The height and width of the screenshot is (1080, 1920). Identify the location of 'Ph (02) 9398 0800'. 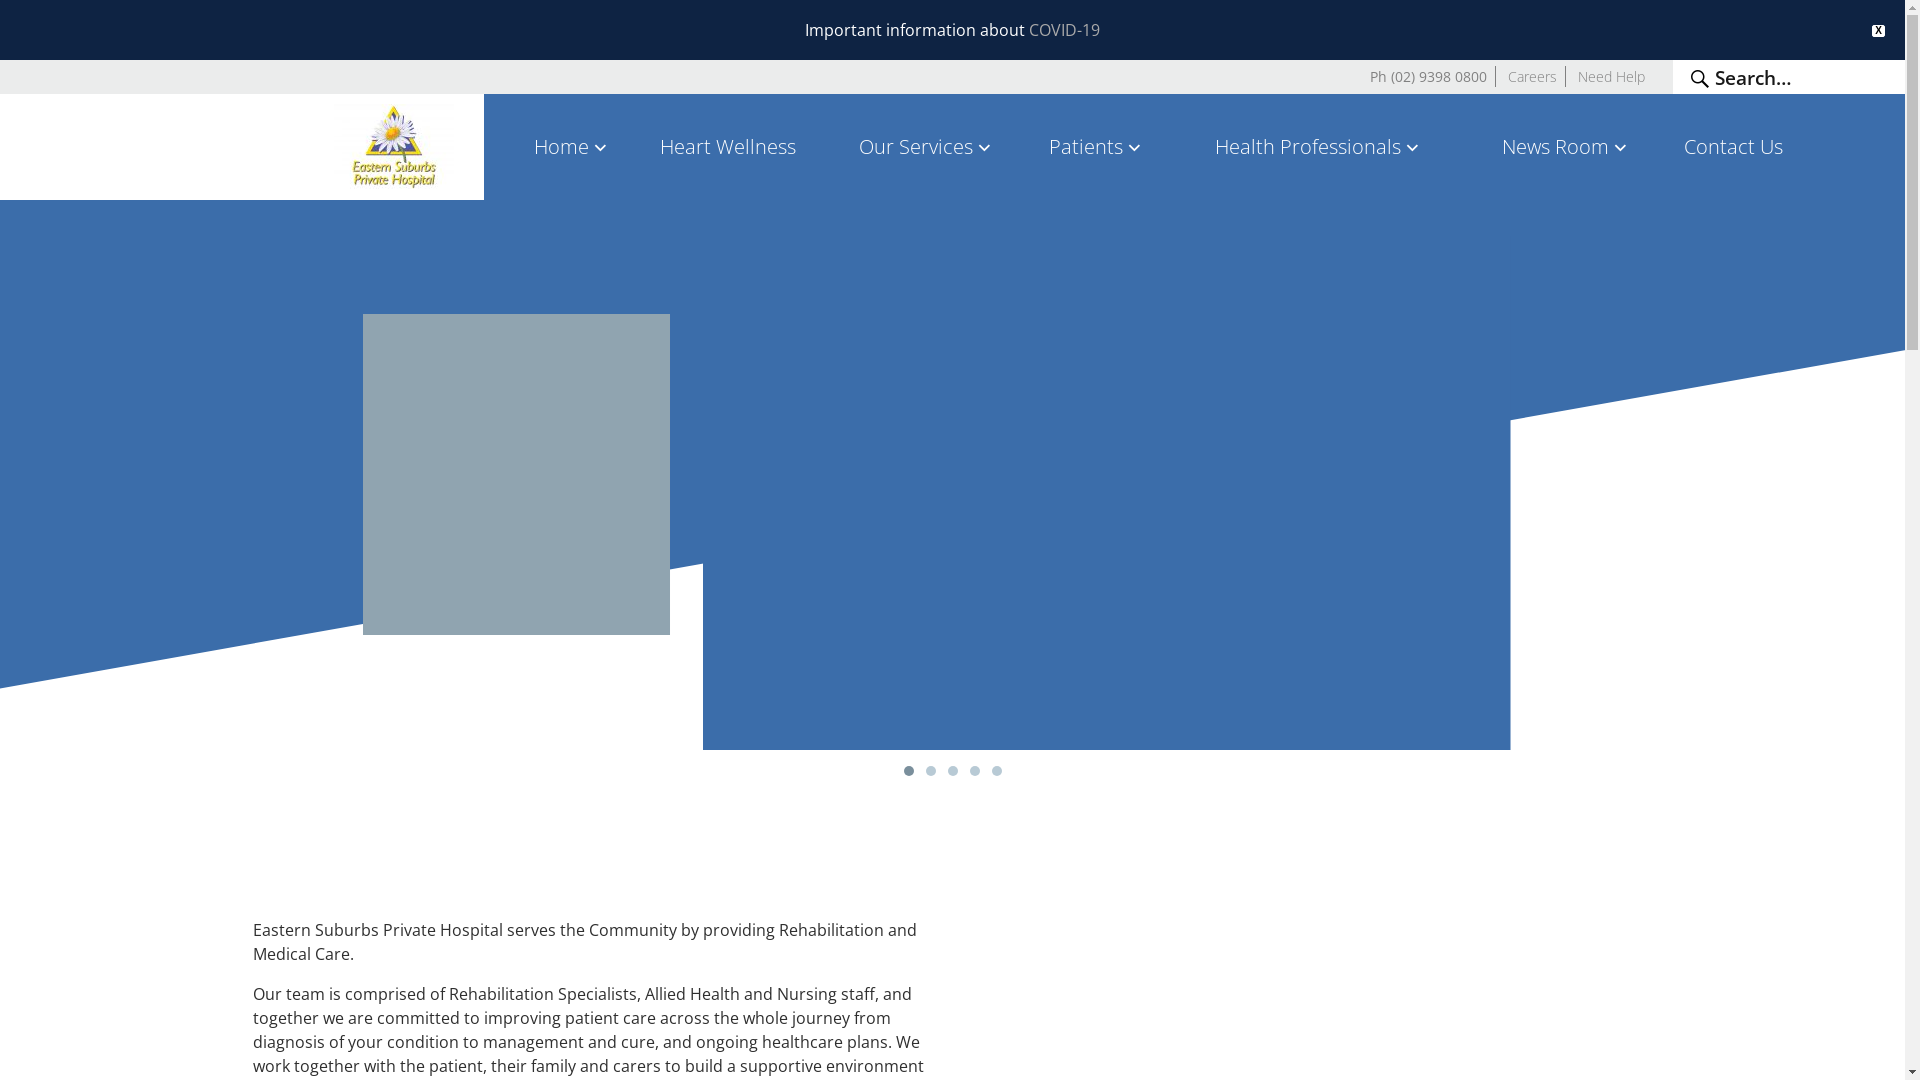
(1427, 75).